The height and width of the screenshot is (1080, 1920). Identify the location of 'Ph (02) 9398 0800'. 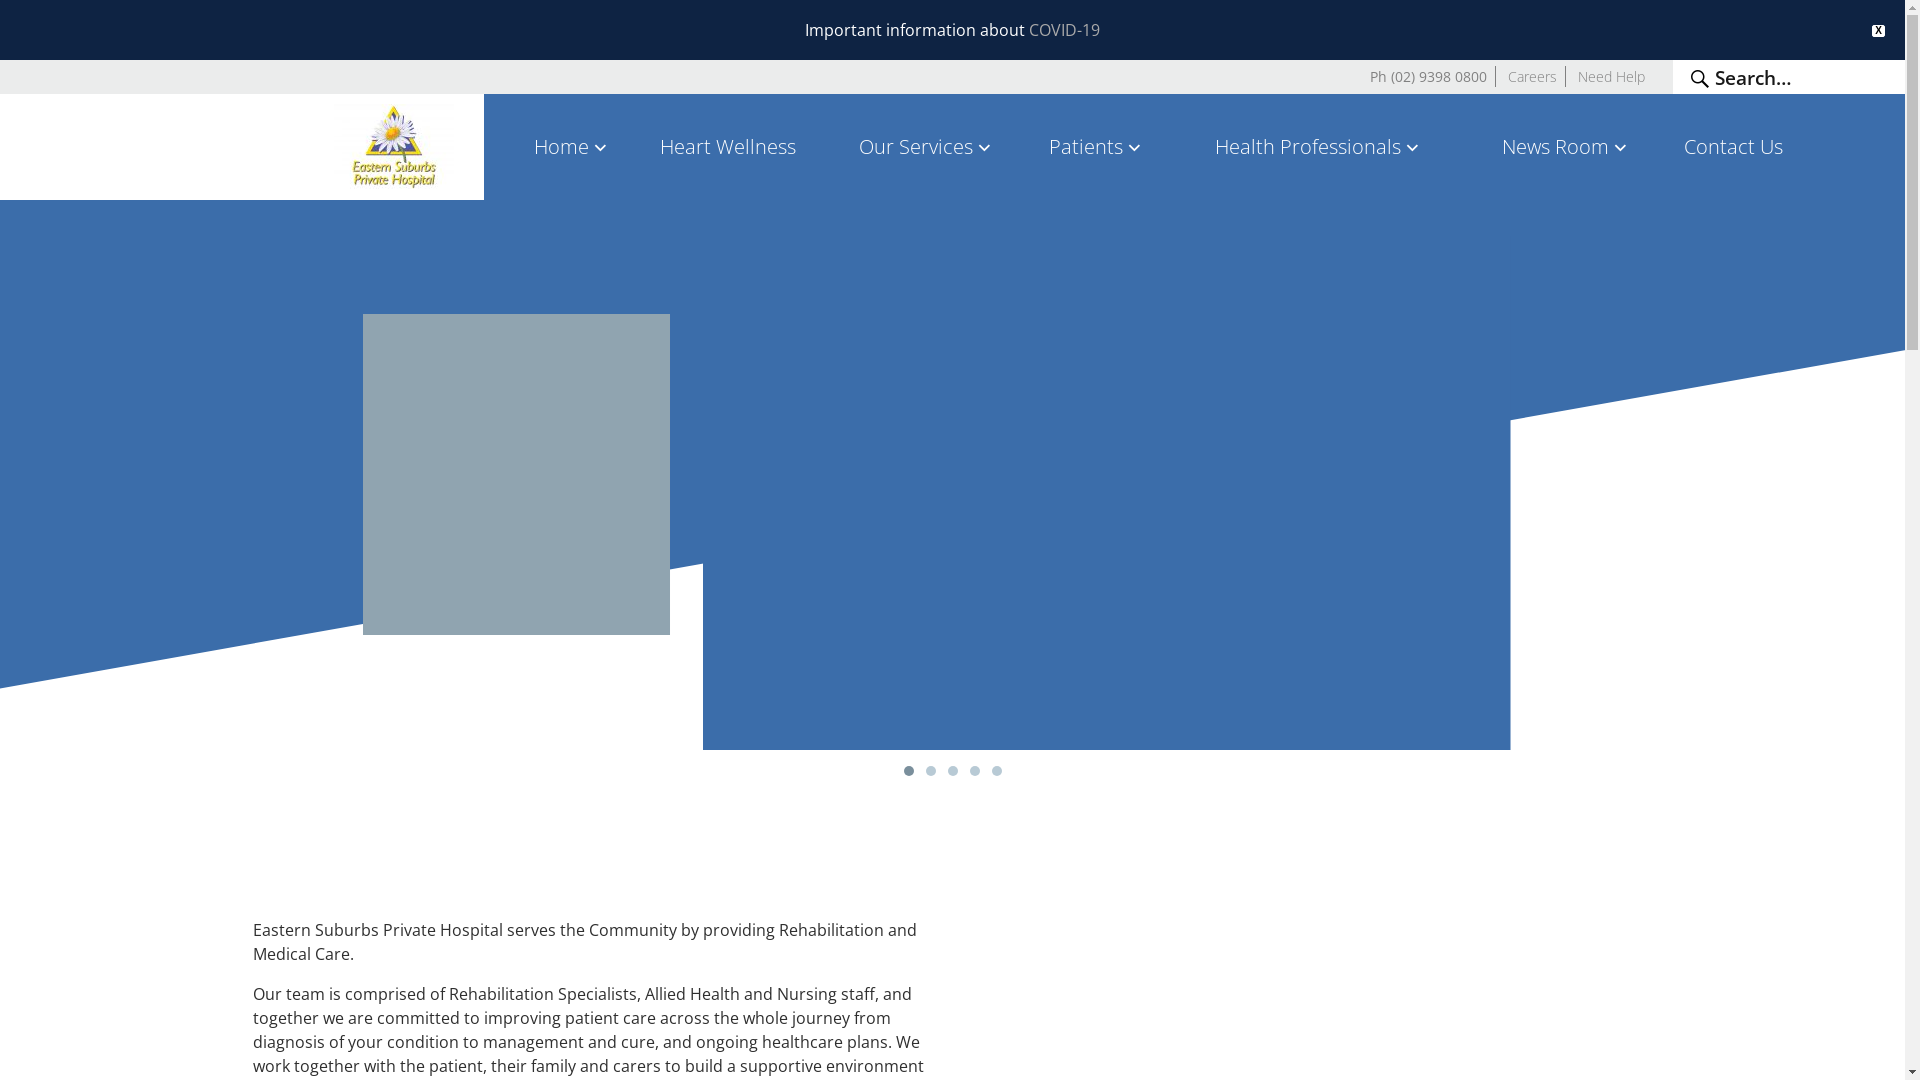
(1427, 75).